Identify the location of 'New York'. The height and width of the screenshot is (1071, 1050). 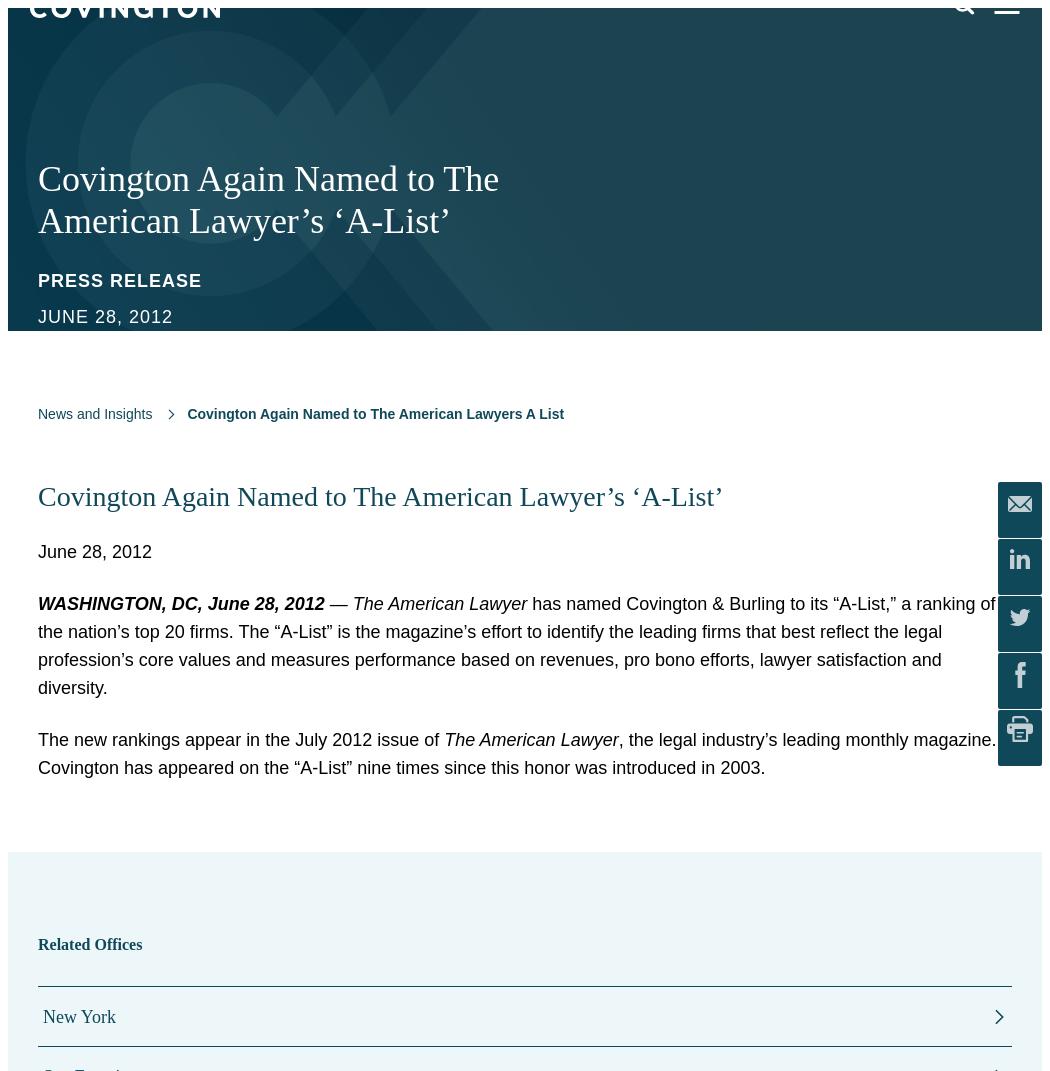
(79, 1017).